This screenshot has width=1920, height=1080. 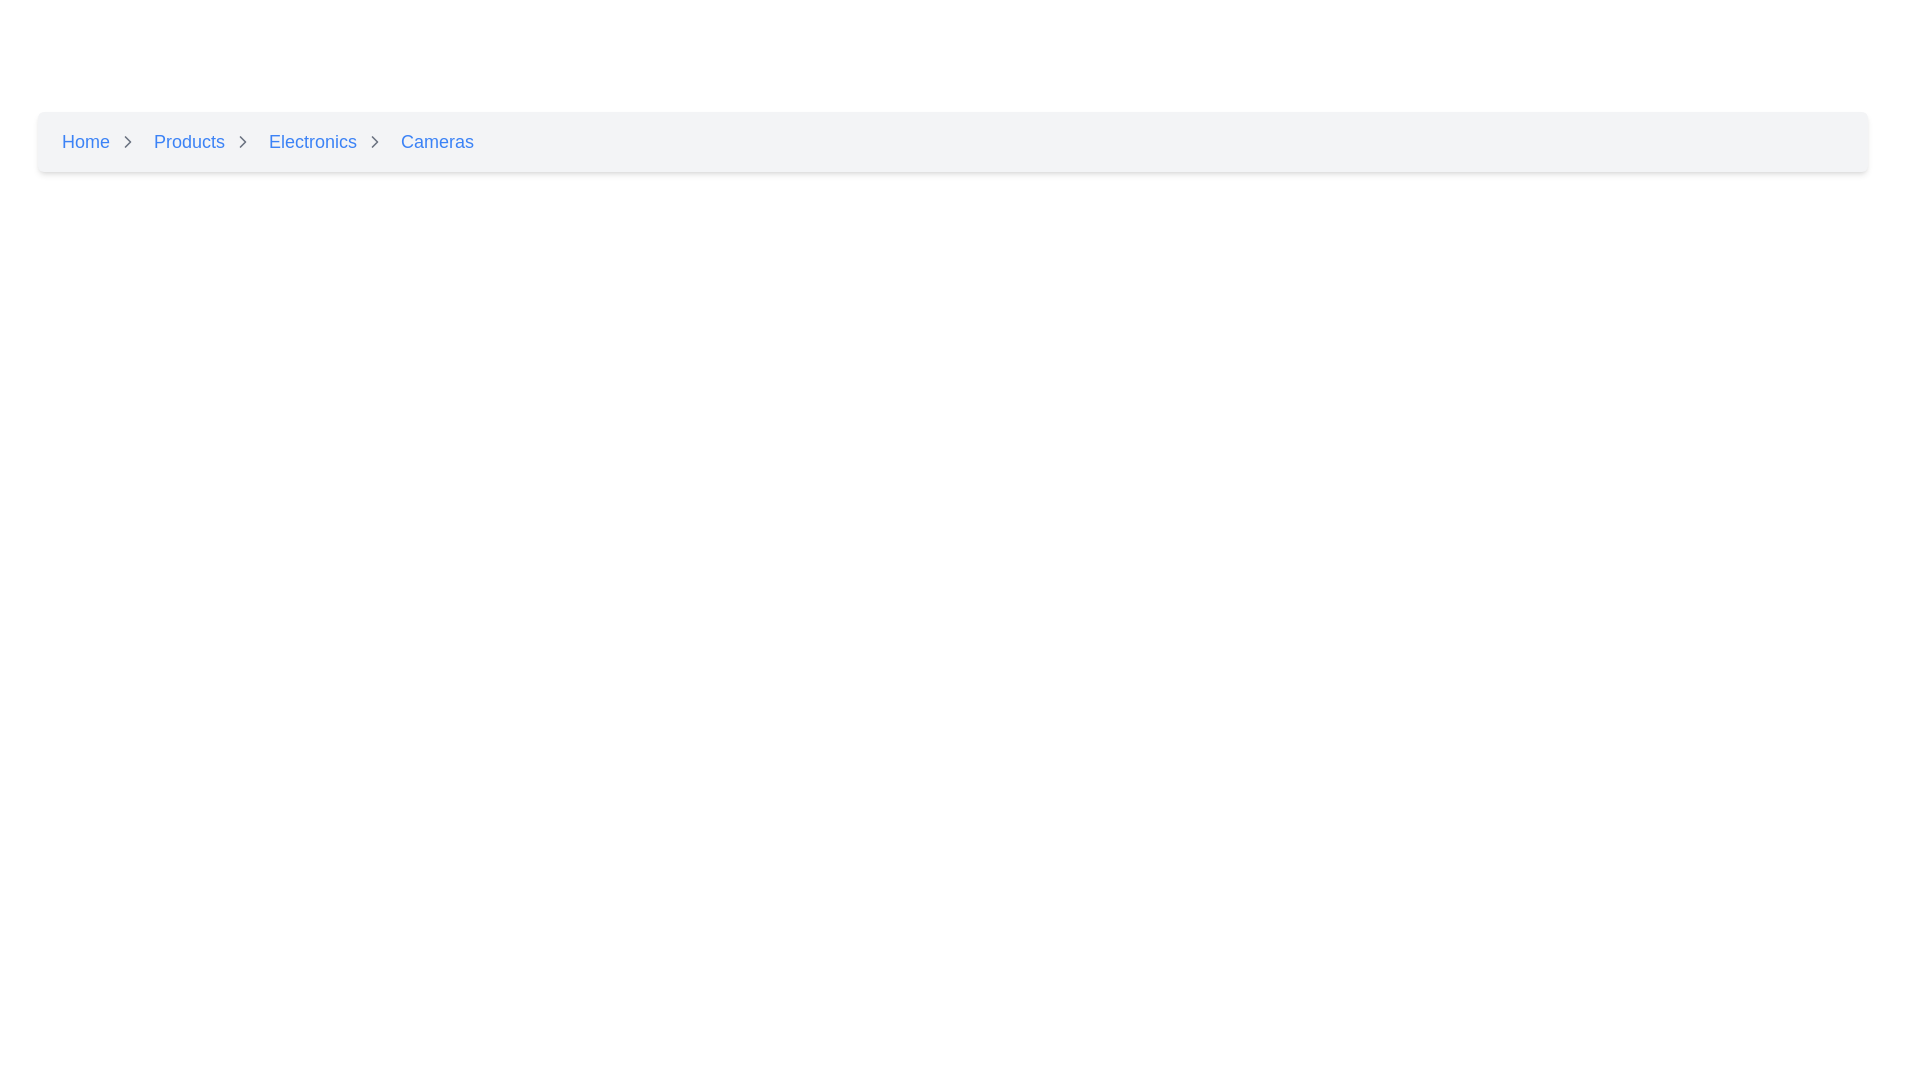 I want to click on the blue text hyperlink labeled 'Cameras' in the breadcrumb navigation trail, which is located immediately after 'Electronics', so click(x=436, y=141).